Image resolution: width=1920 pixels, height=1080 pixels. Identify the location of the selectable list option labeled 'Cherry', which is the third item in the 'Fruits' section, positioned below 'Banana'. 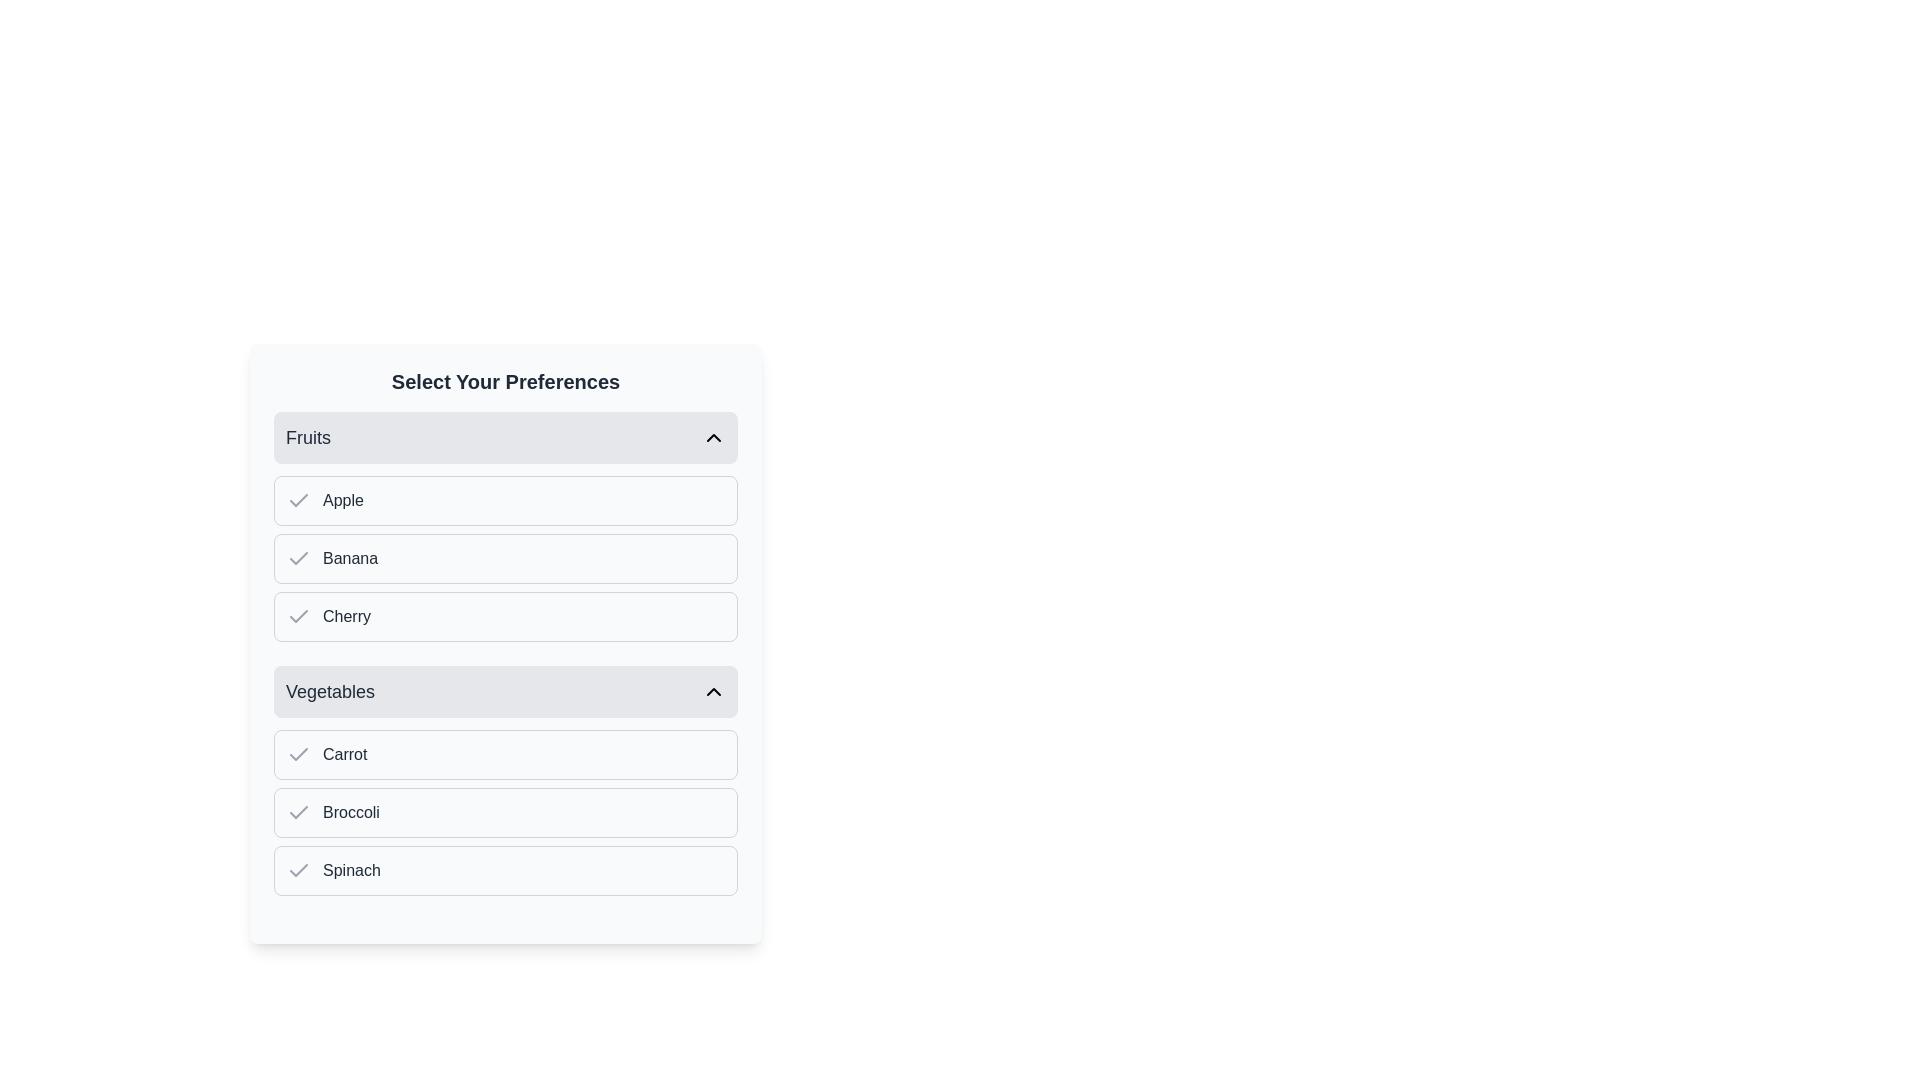
(505, 616).